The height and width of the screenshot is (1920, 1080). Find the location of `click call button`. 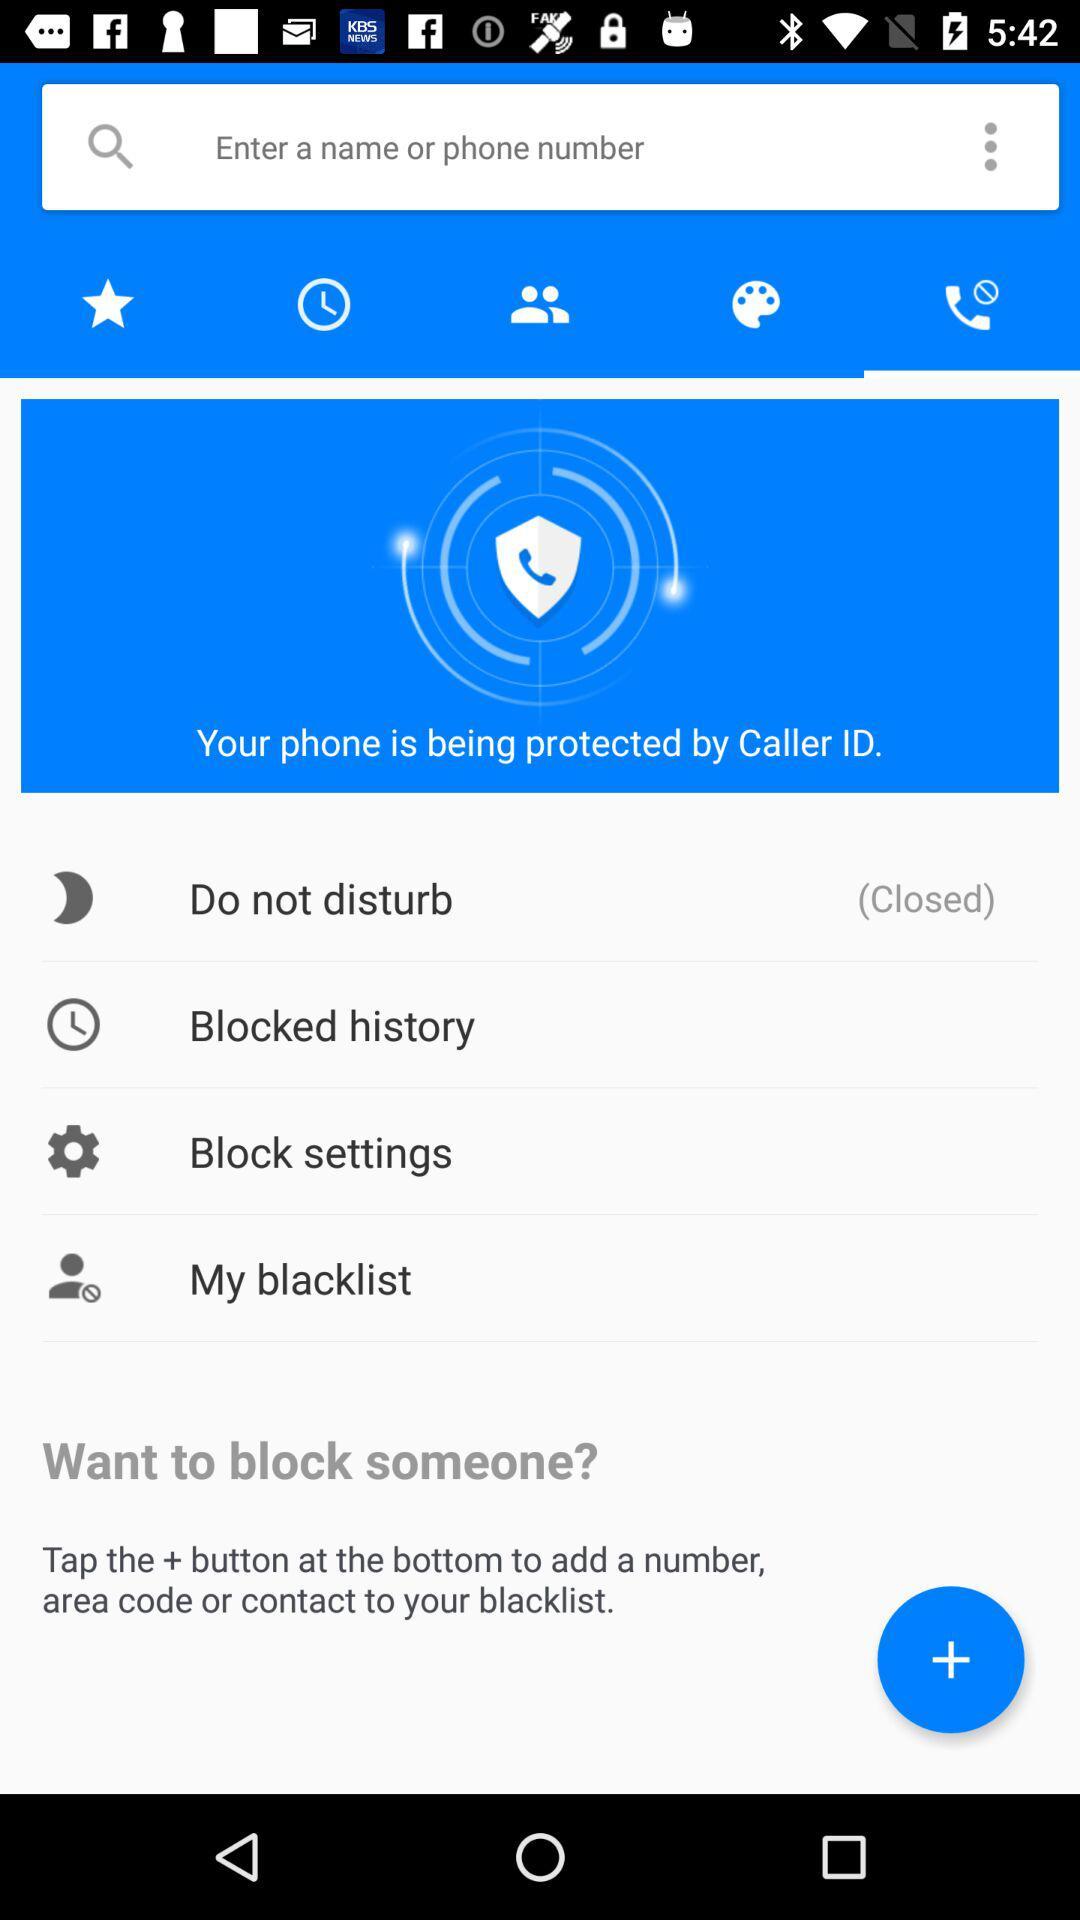

click call button is located at coordinates (971, 303).